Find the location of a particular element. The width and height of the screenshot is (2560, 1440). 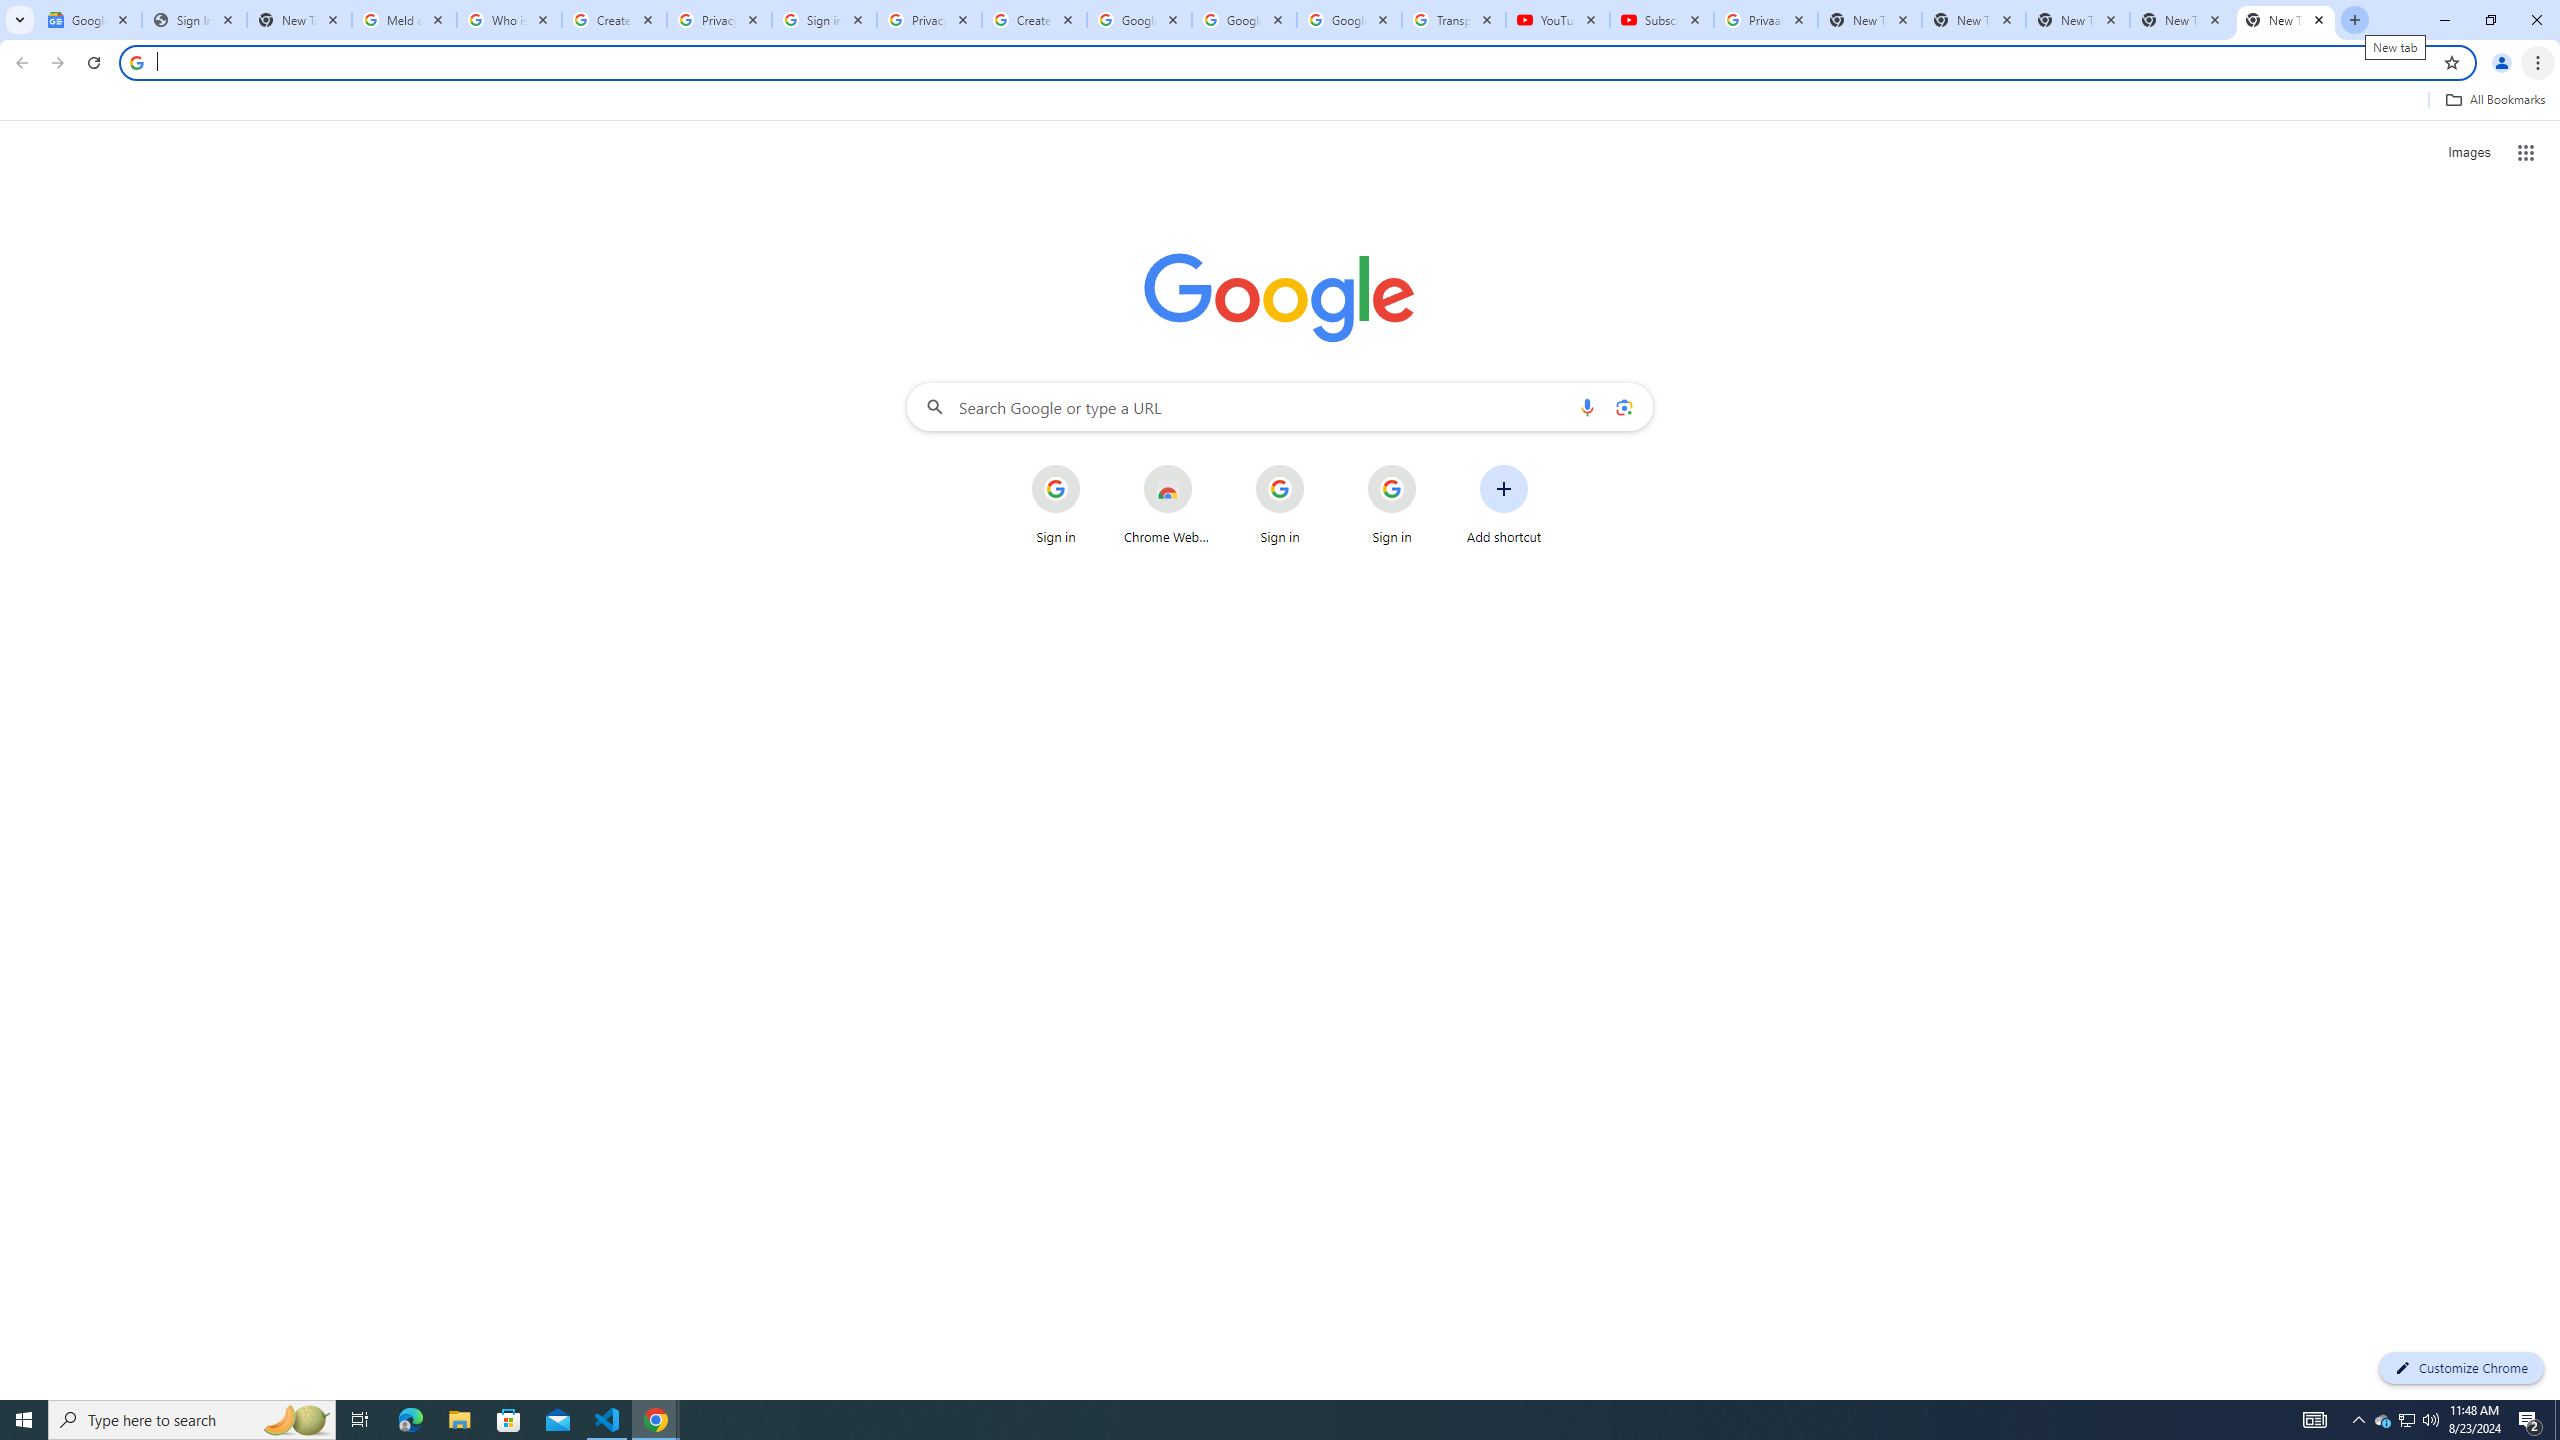

'Google Account' is located at coordinates (1349, 19).